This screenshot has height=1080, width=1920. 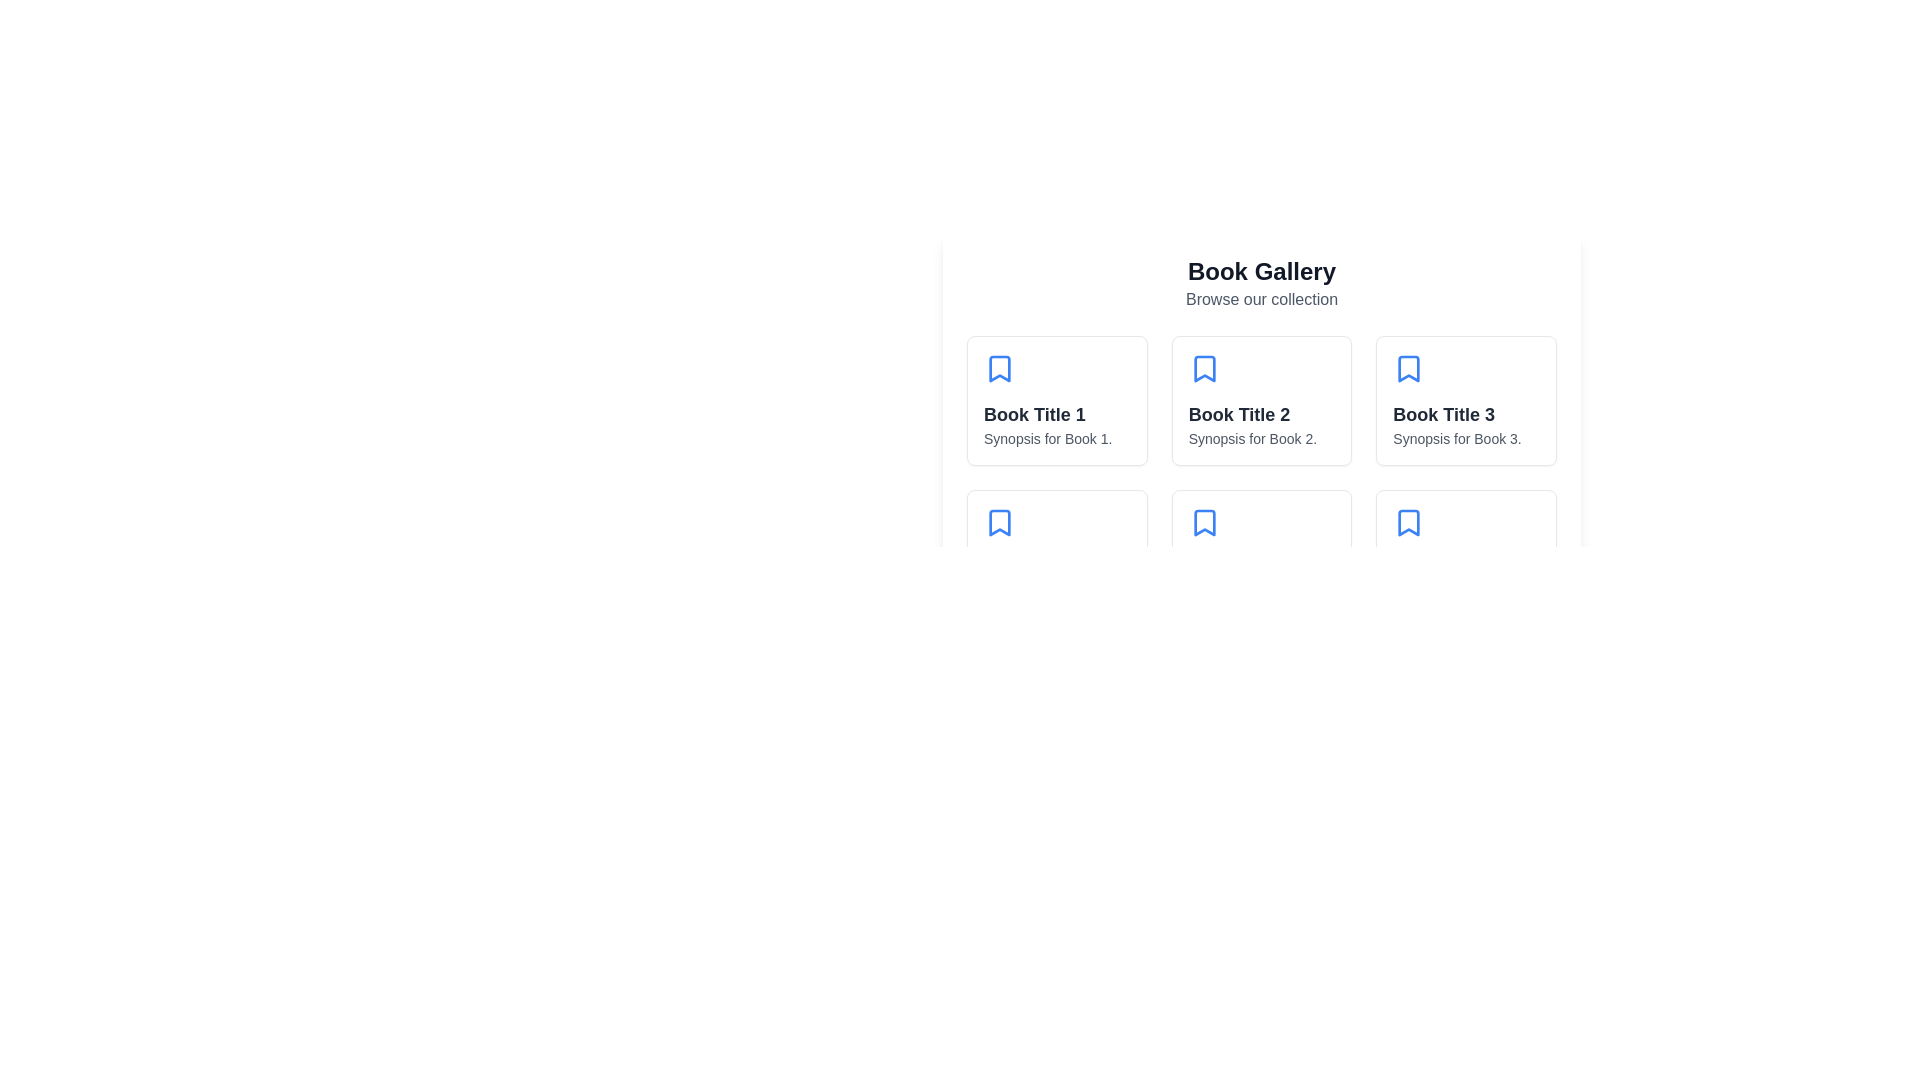 I want to click on the text label located below 'Book Title 1' within the bordered card layout in the top-left section of the grid, so click(x=1047, y=438).